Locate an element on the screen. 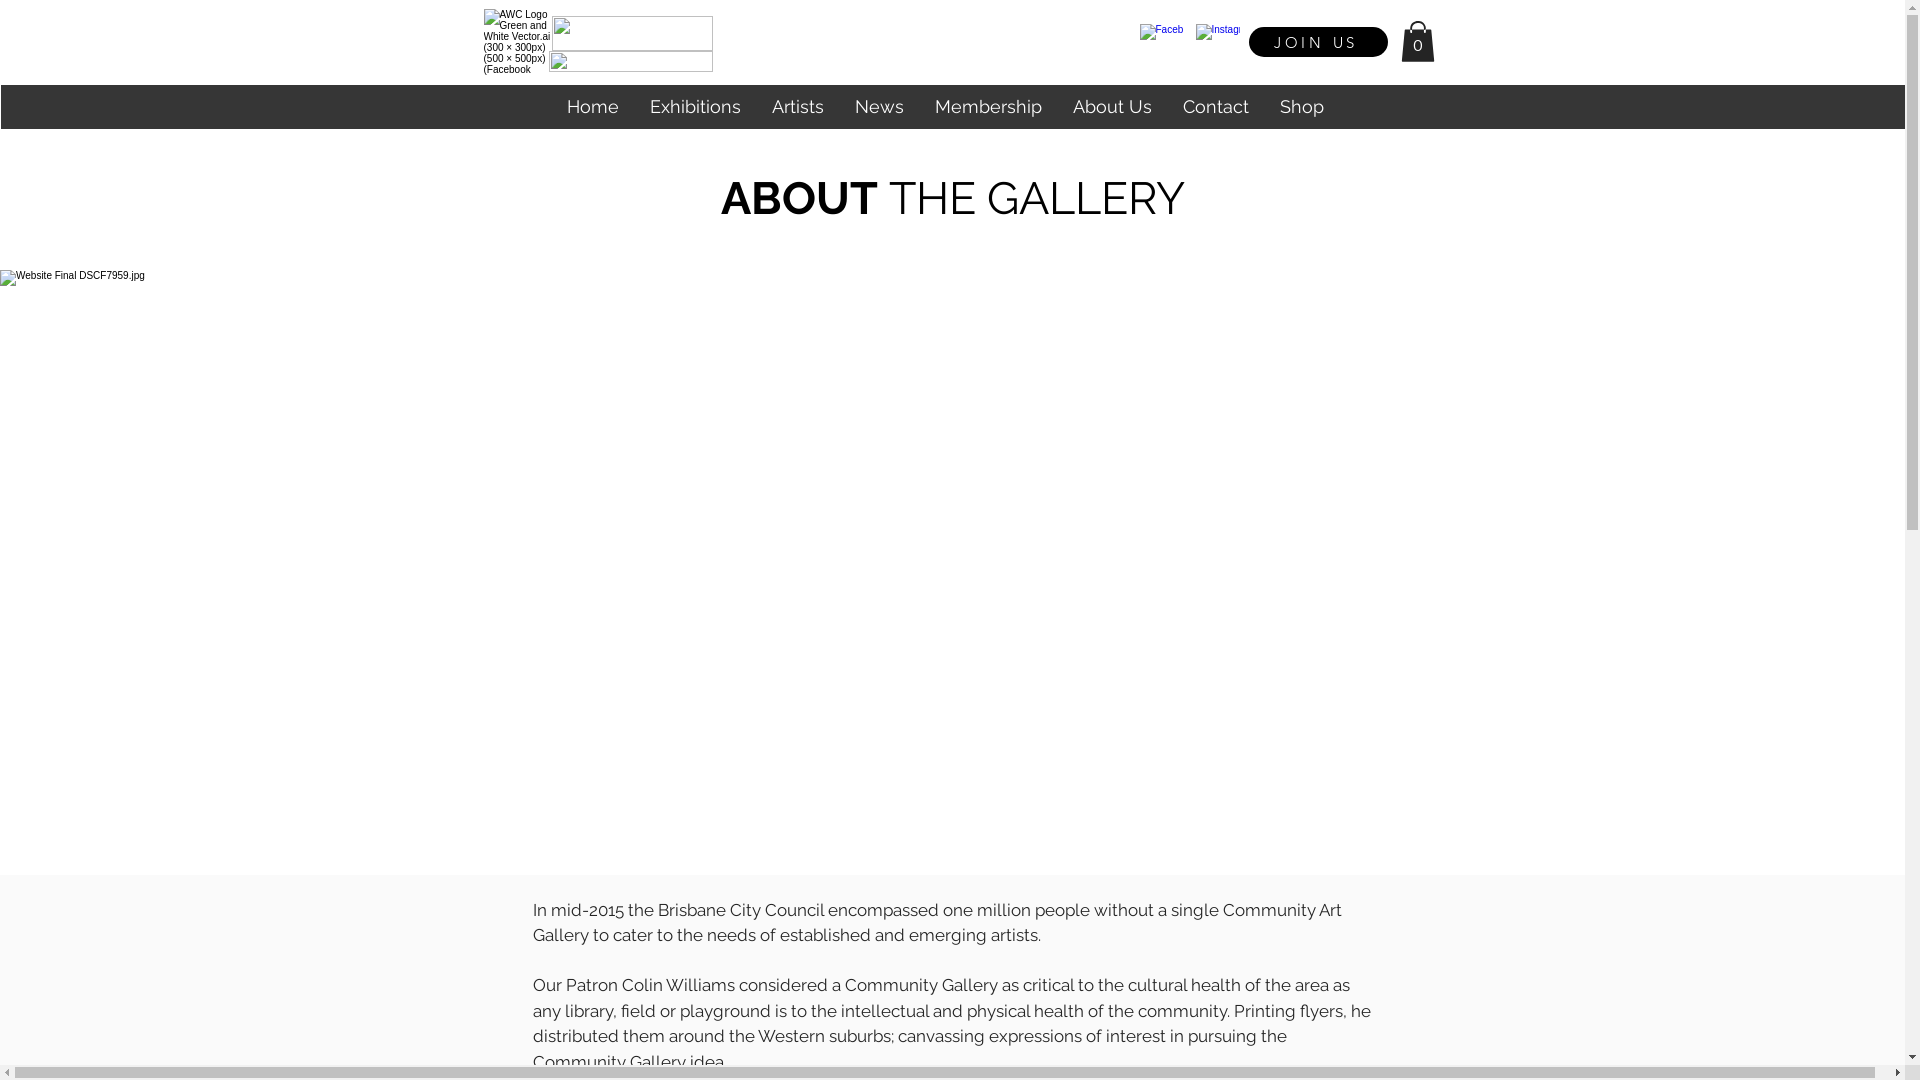 The width and height of the screenshot is (1920, 1080). 'Untitled design (43).png' is located at coordinates (552, 33).